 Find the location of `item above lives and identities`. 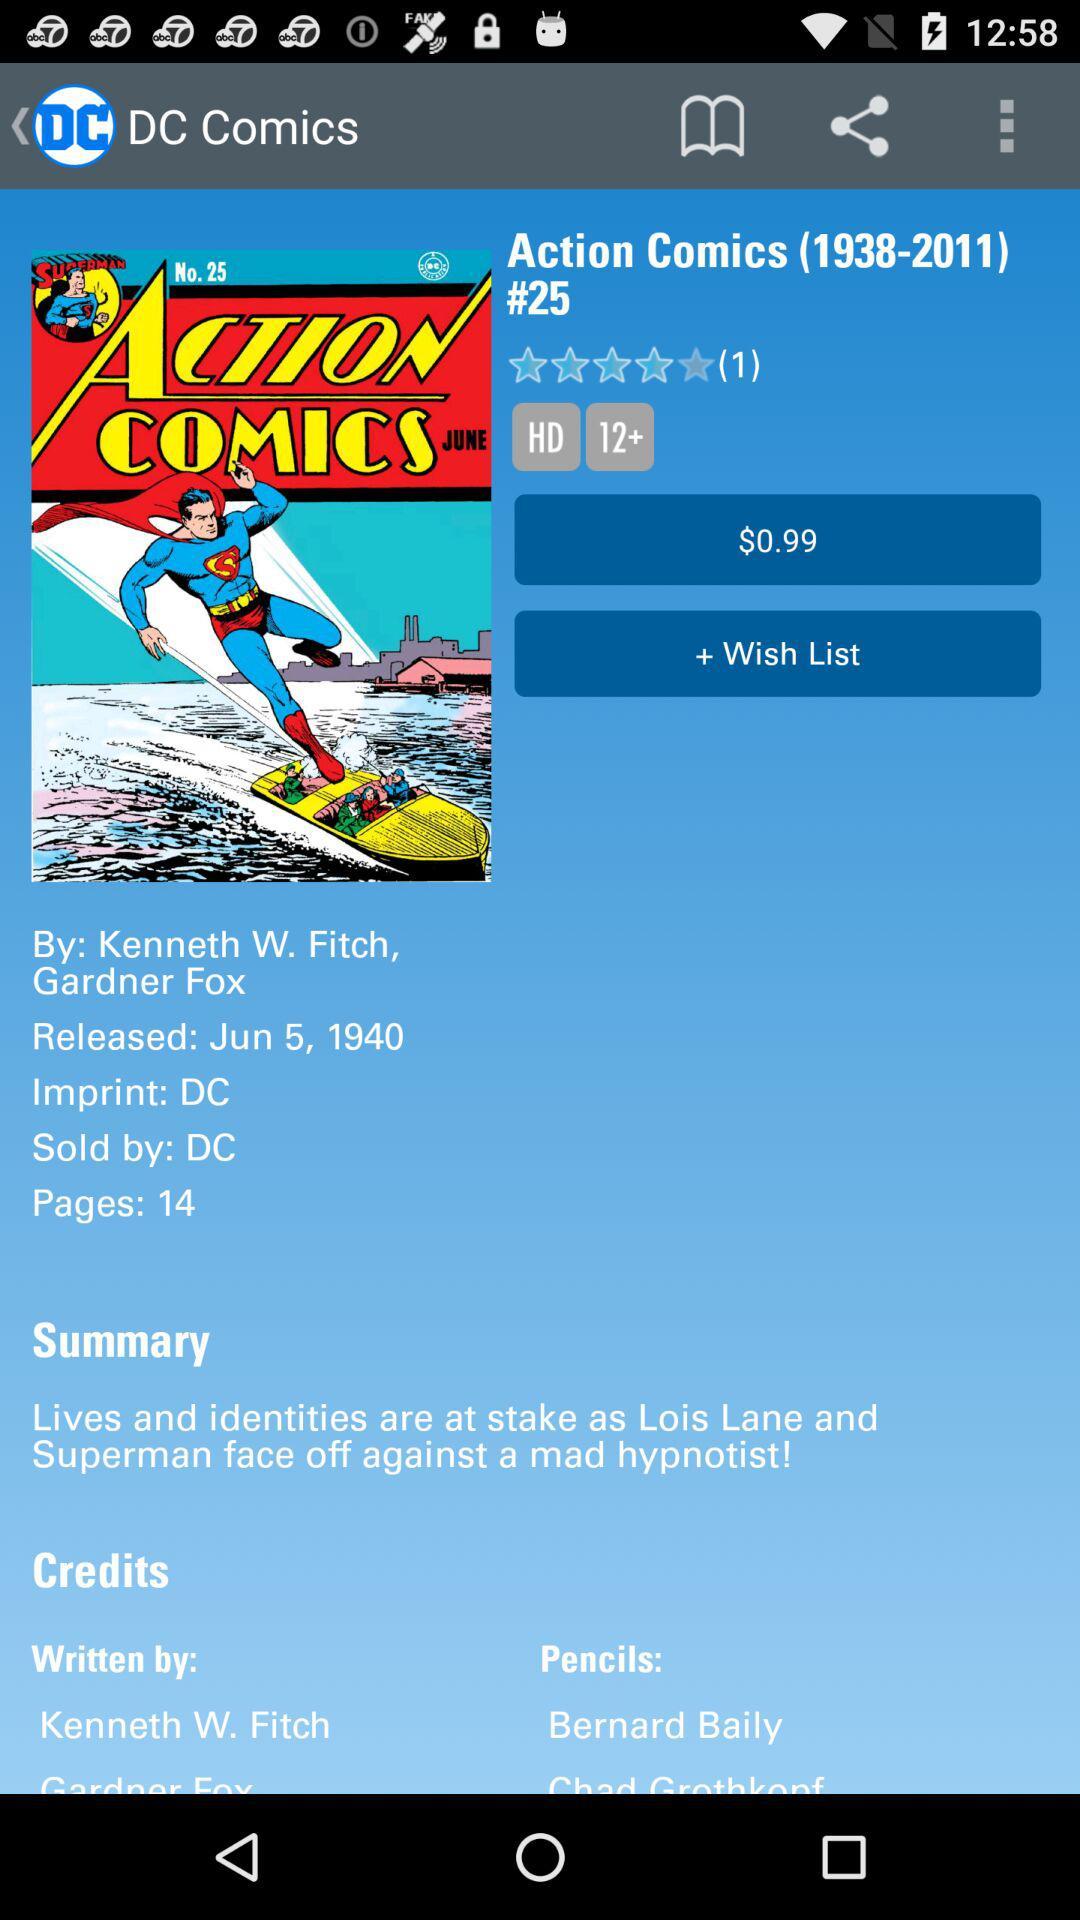

item above lives and identities is located at coordinates (776, 653).